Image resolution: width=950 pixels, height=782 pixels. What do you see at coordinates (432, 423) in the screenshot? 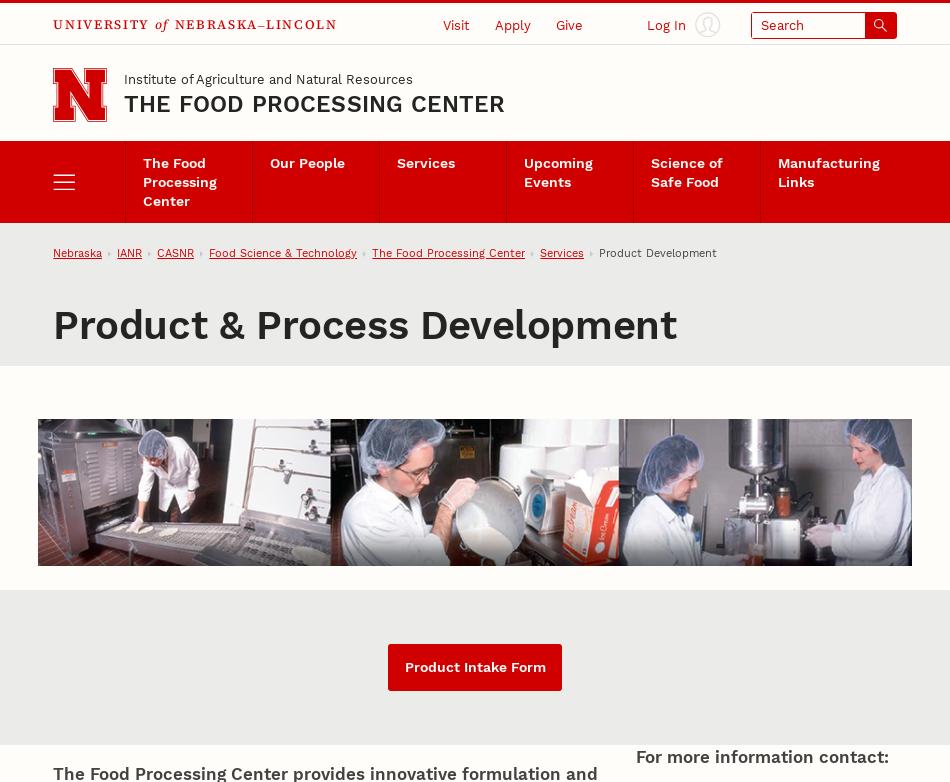
I see `'Sensory Lab'` at bounding box center [432, 423].